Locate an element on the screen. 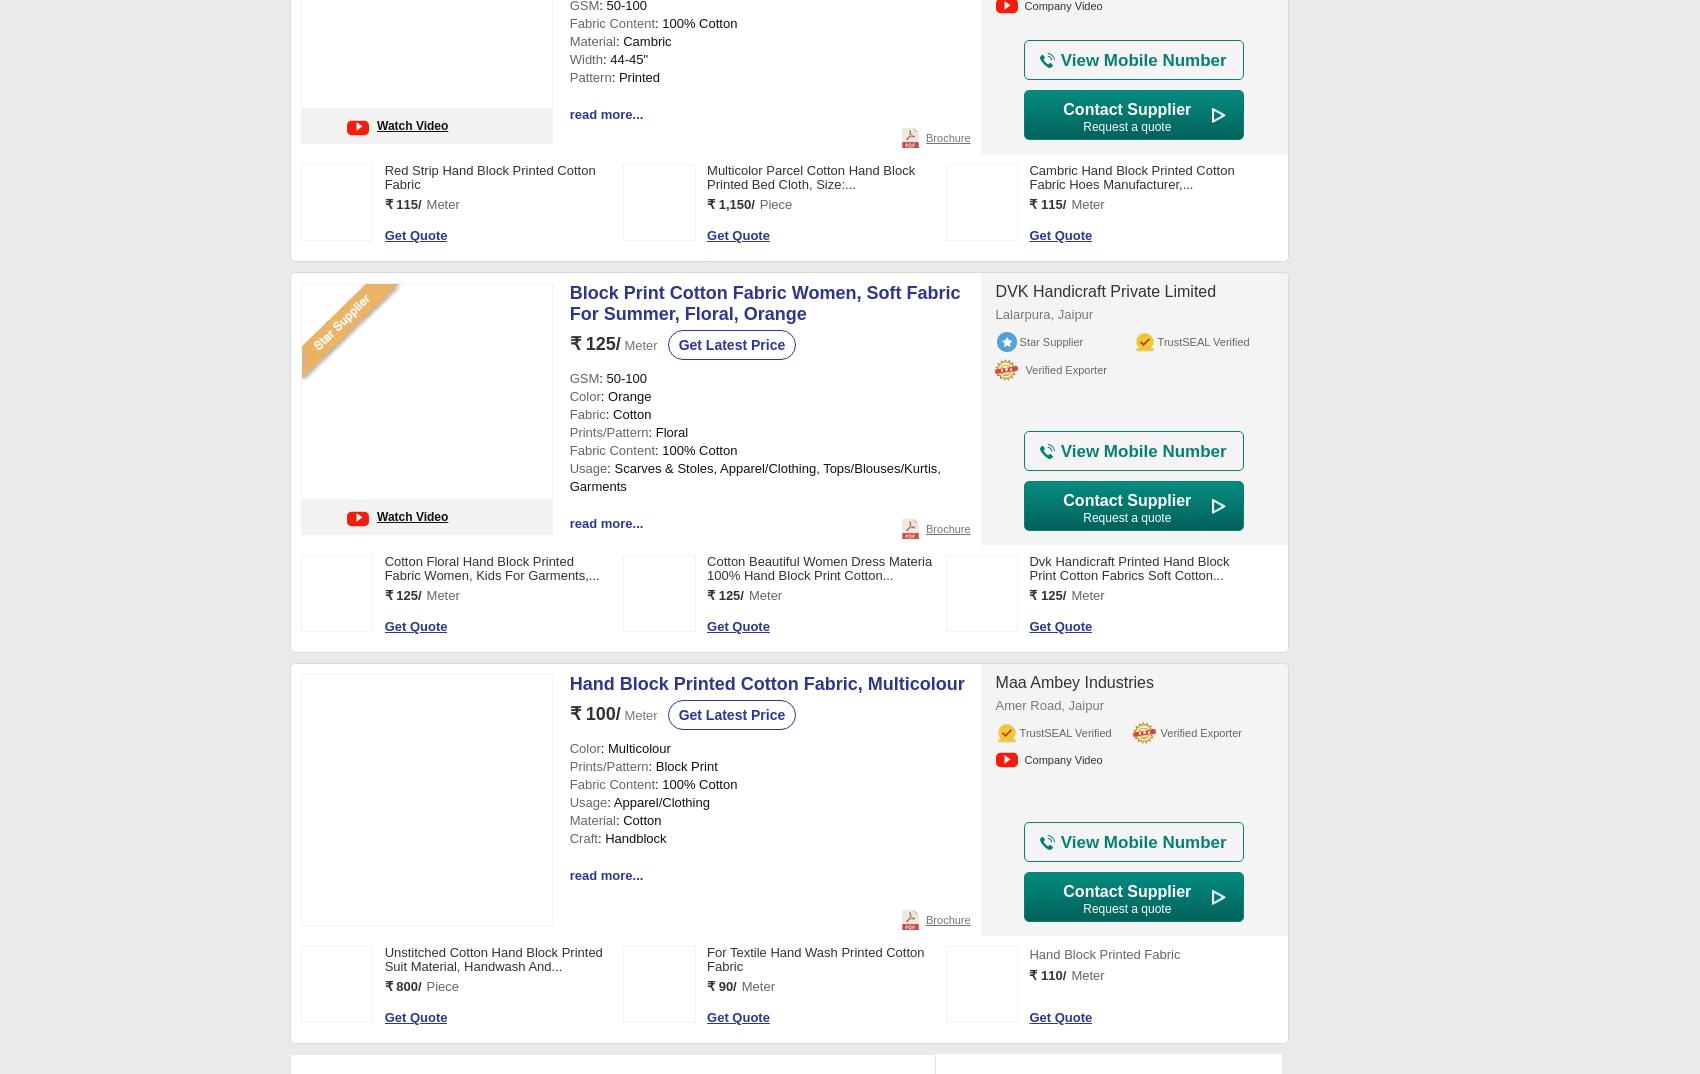 The height and width of the screenshot is (1074, 1700). 'Pattern' is located at coordinates (567, 689).